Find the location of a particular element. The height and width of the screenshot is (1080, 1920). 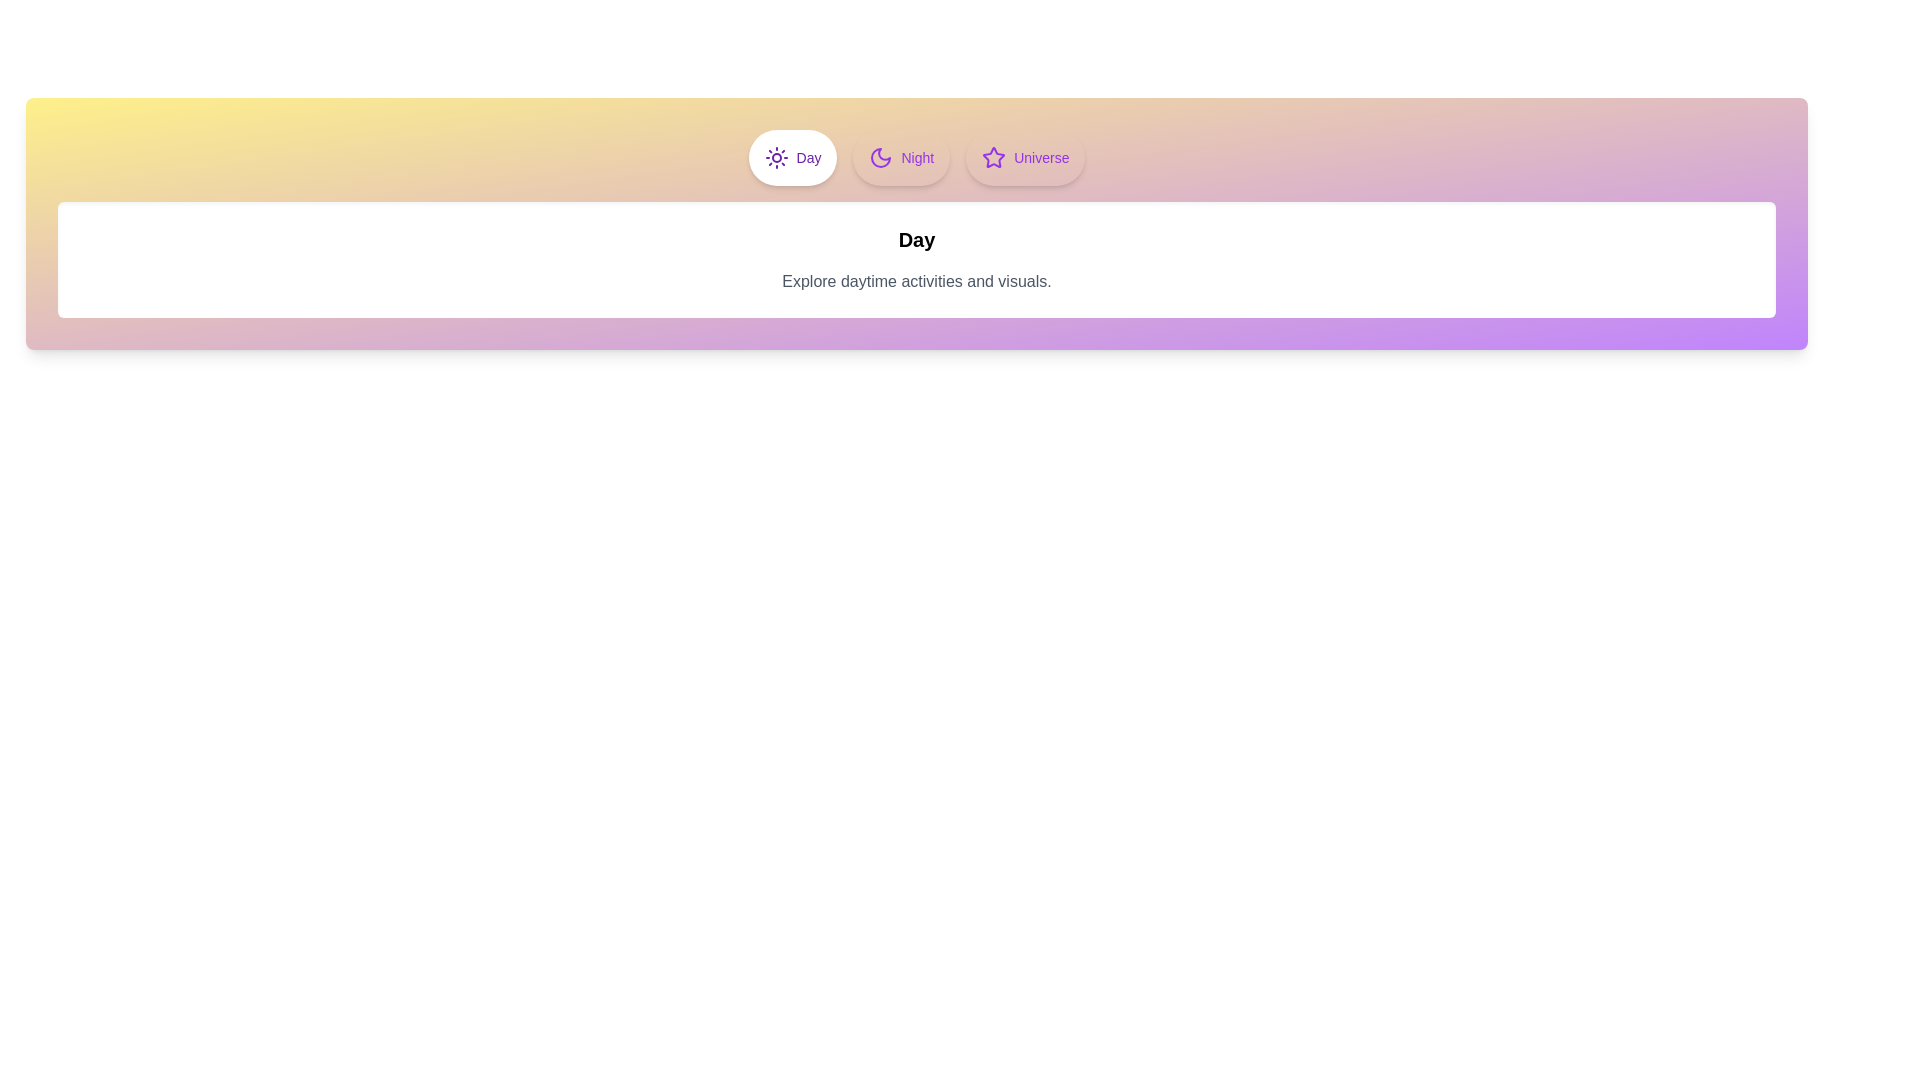

the Universe tab to display its associated content is located at coordinates (1026, 157).